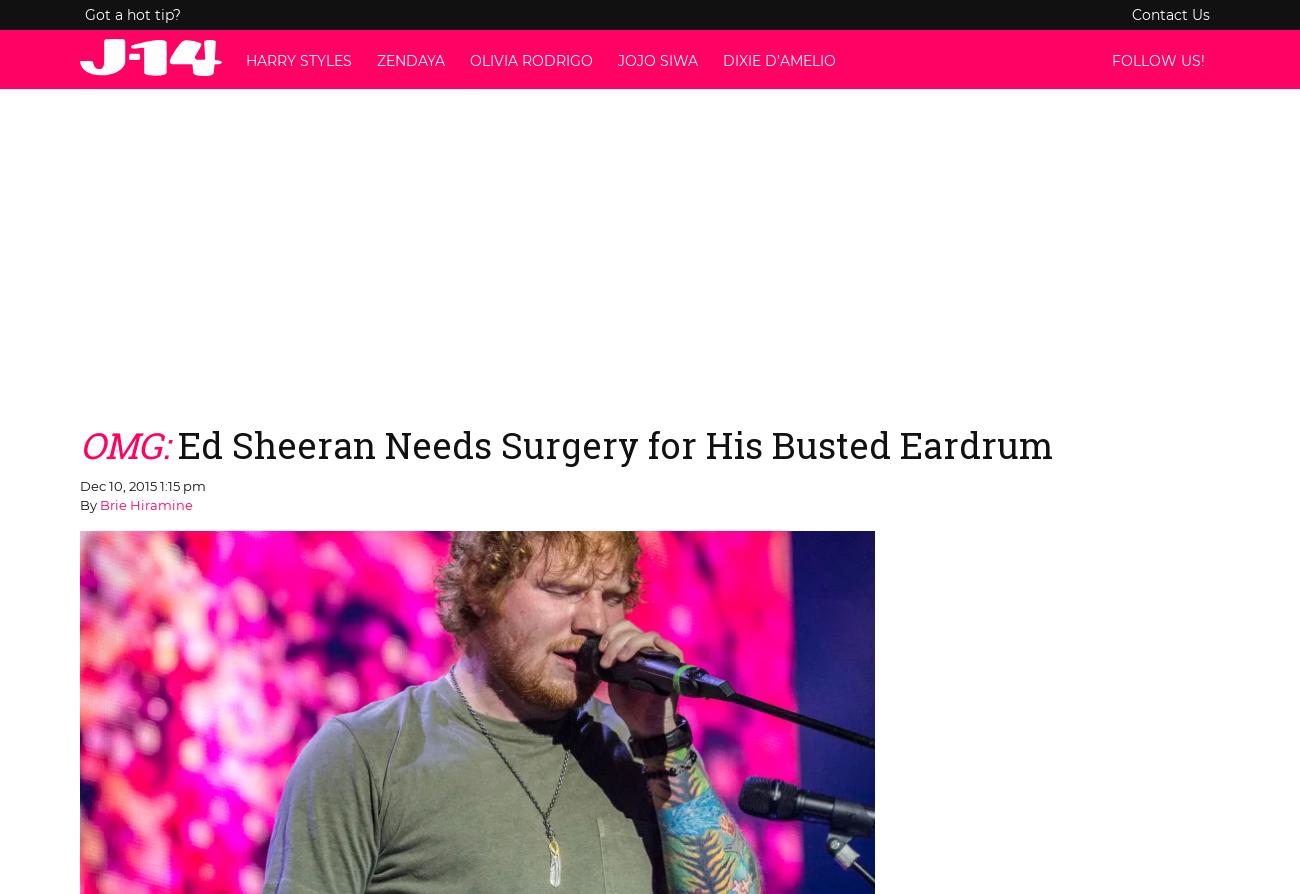  Describe the element at coordinates (1158, 60) in the screenshot. I see `'Follow us!'` at that location.